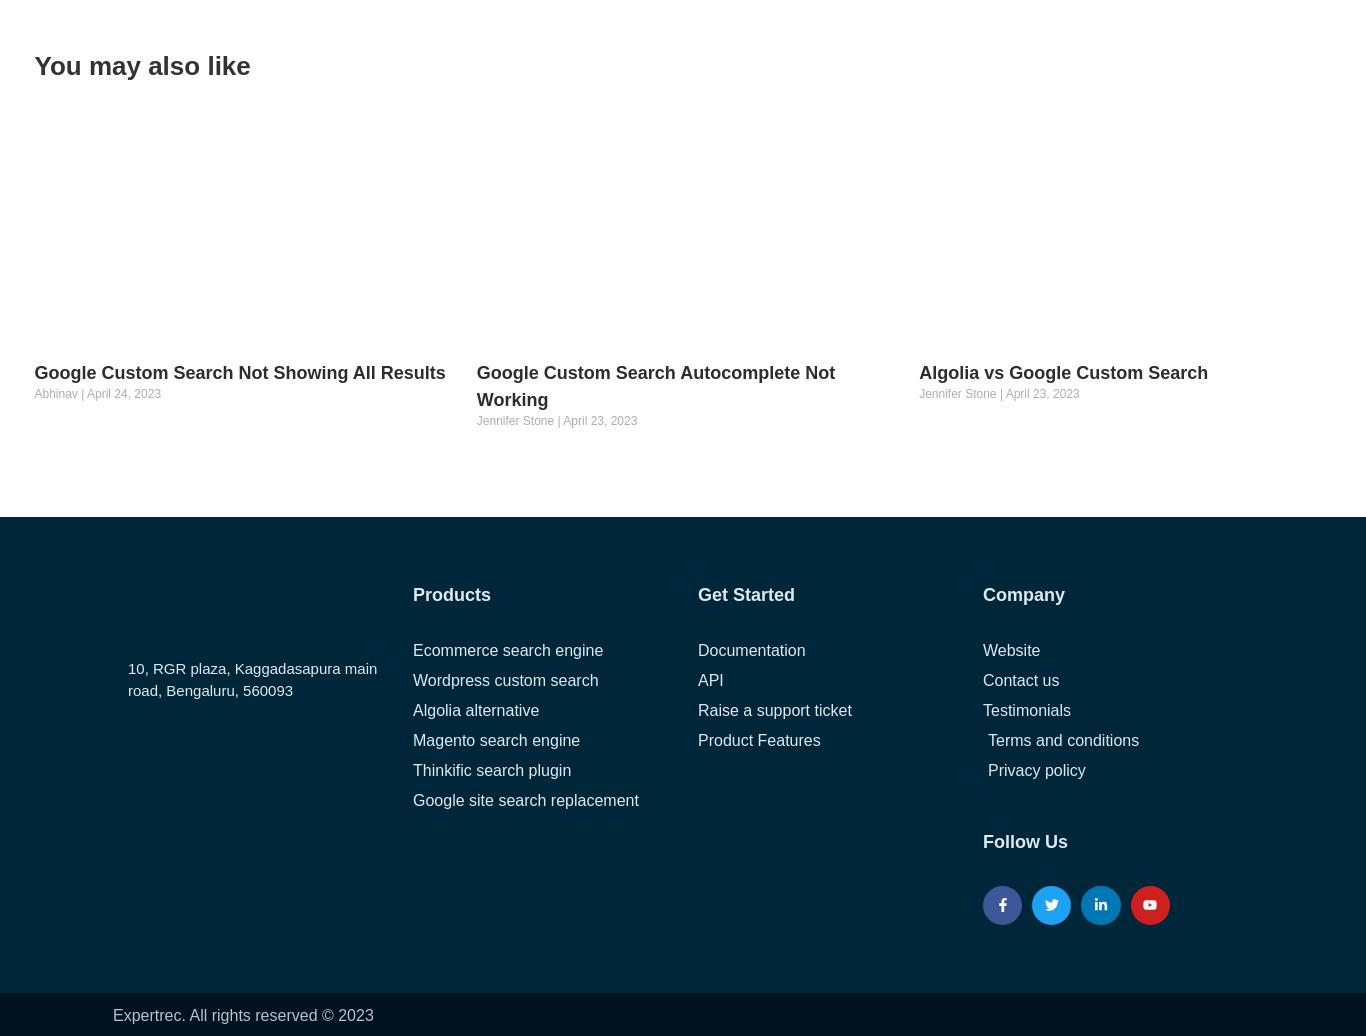  I want to click on 'Algolia vs Google Custom Search', so click(1062, 372).